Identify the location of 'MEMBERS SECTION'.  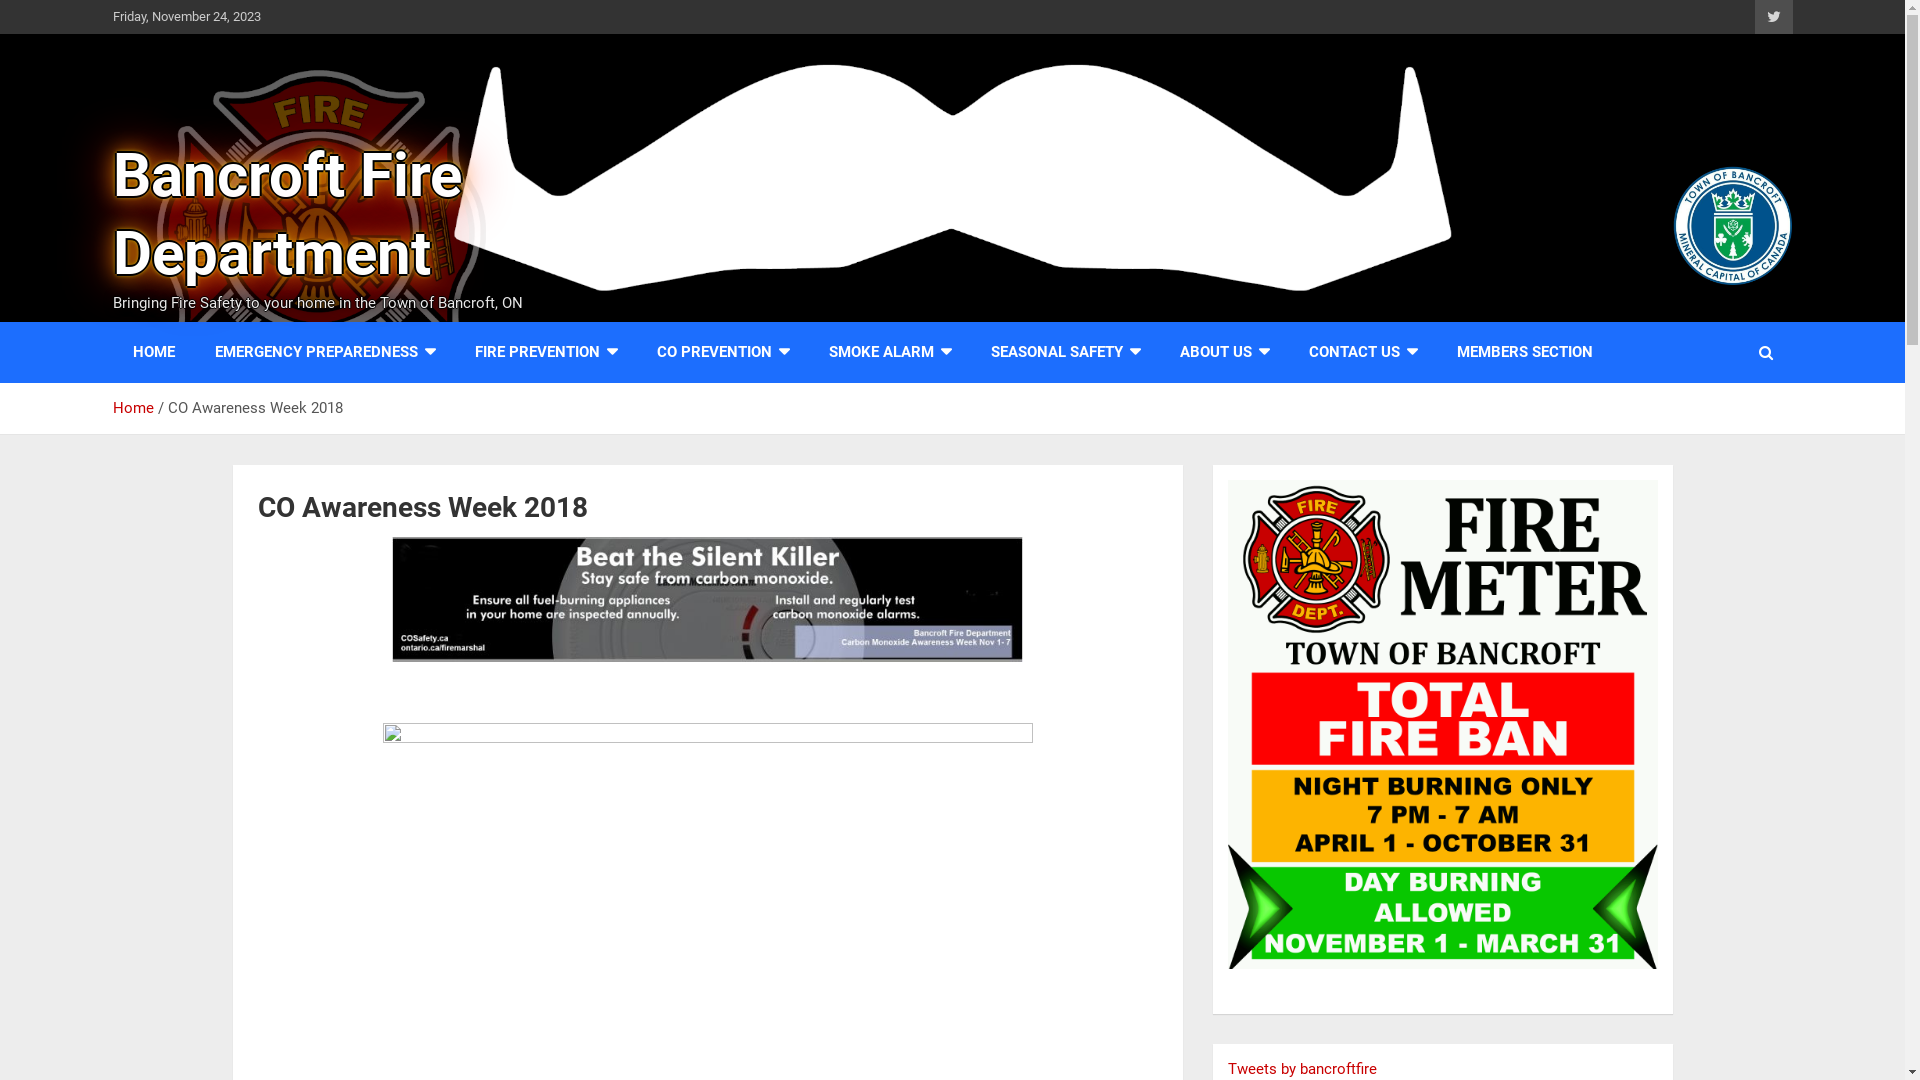
(1522, 351).